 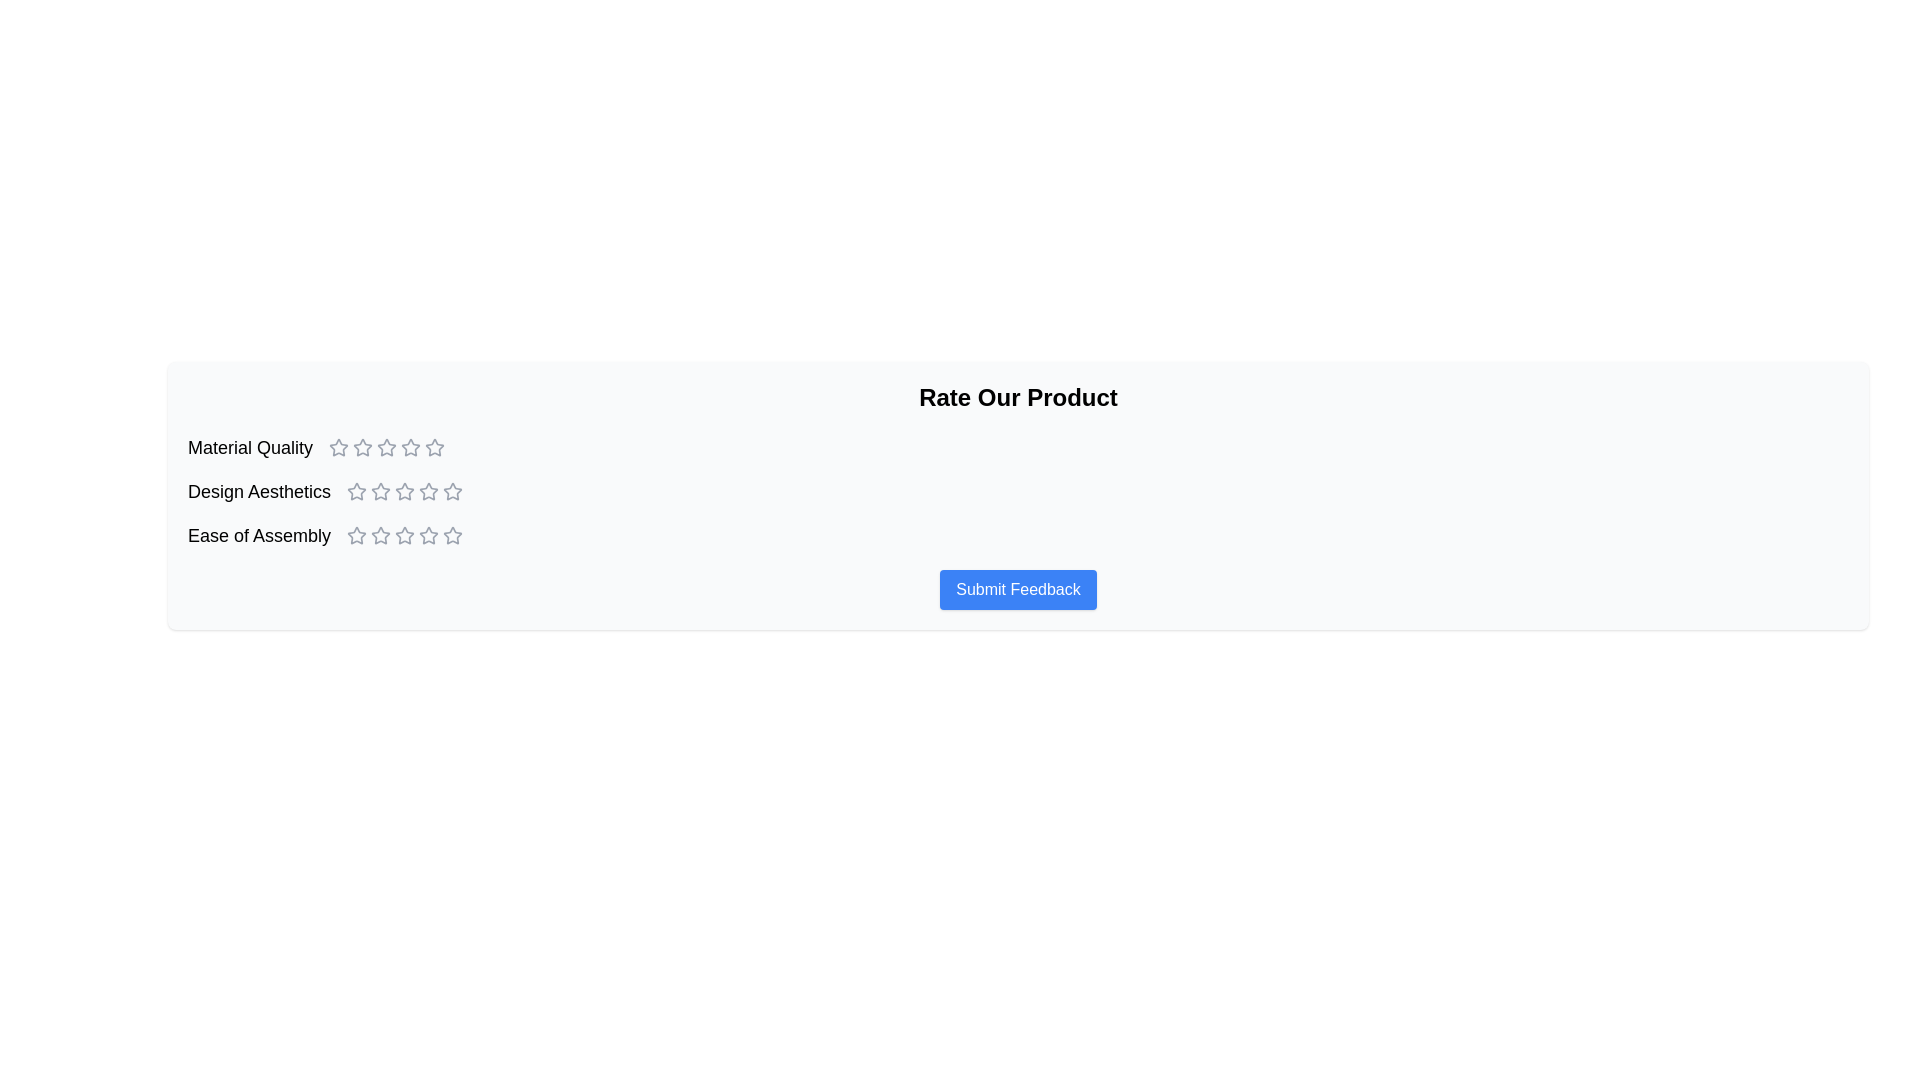 What do you see at coordinates (381, 534) in the screenshot?
I see `the second star in the interactive rating stars for 'Ease of Assembly'` at bounding box center [381, 534].